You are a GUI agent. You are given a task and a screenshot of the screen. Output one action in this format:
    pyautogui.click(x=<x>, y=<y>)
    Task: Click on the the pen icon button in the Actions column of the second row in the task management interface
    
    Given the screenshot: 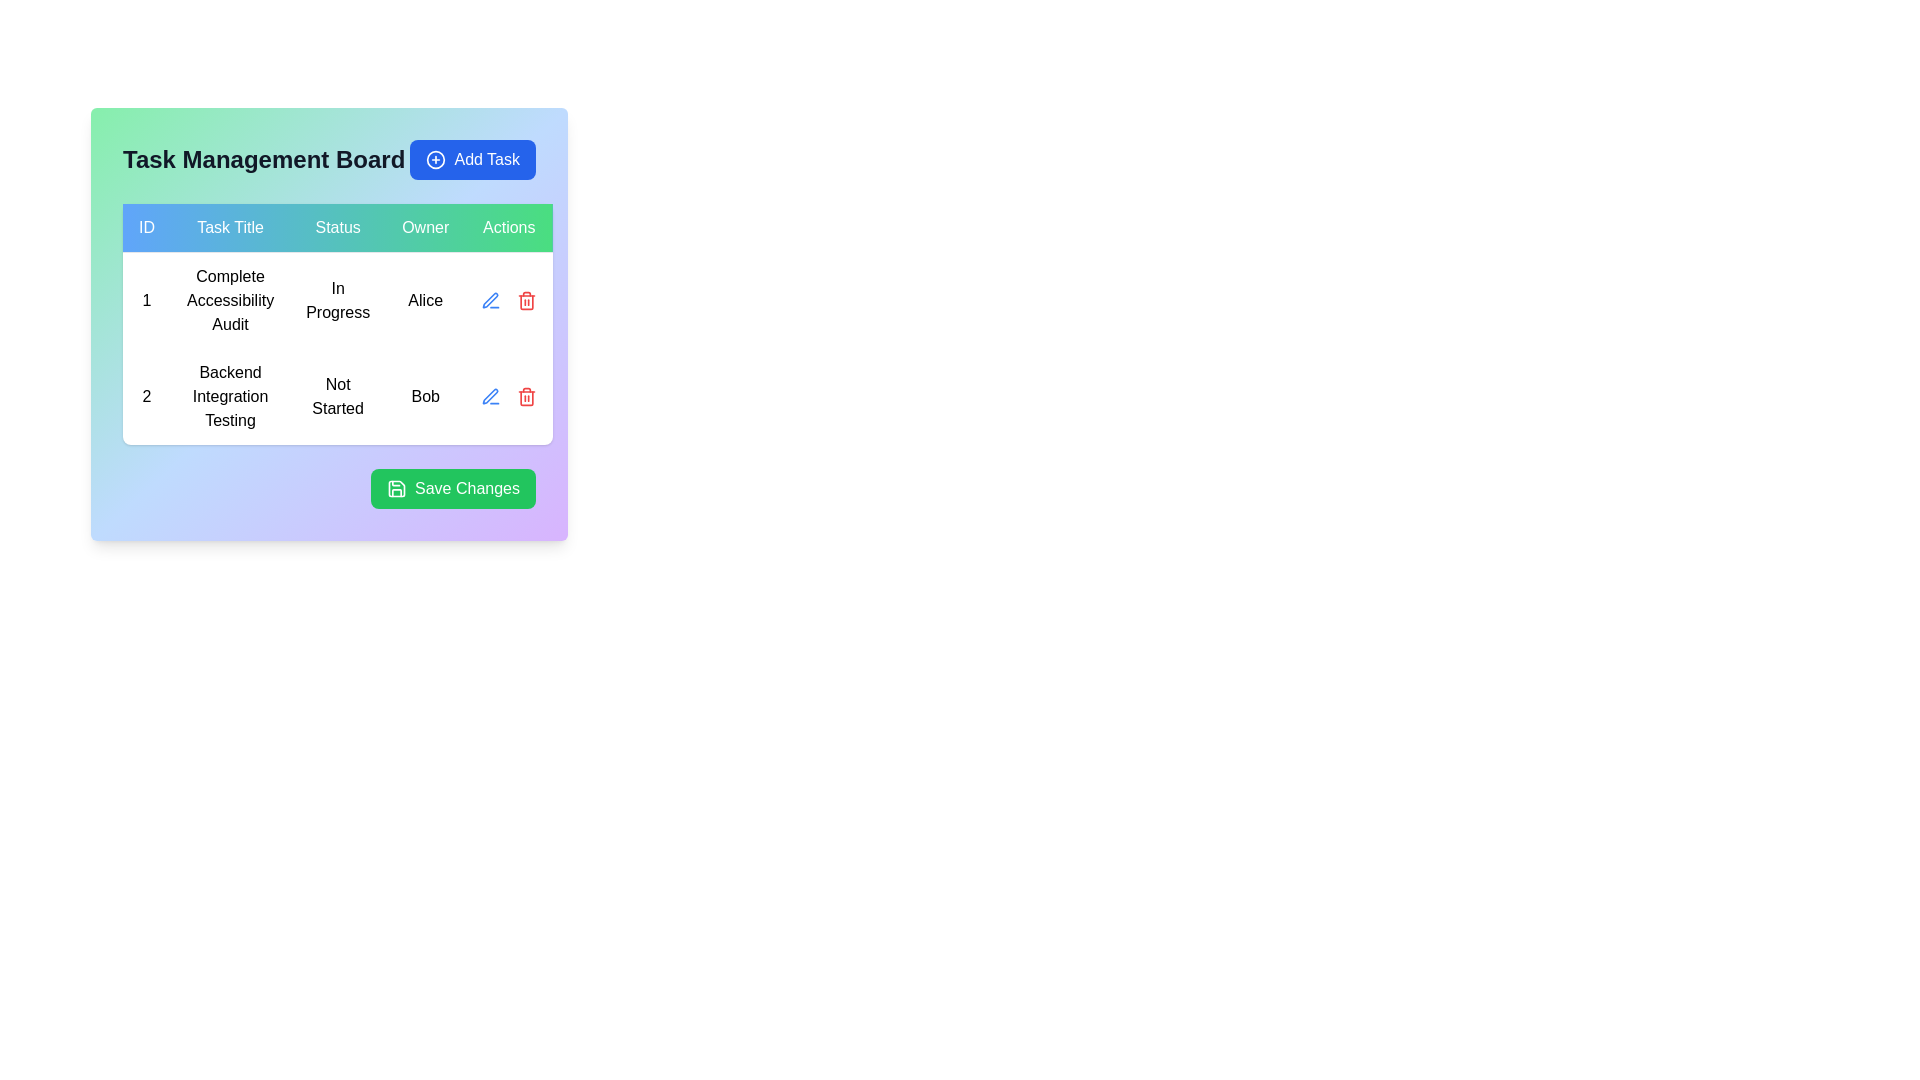 What is the action you would take?
    pyautogui.click(x=490, y=396)
    